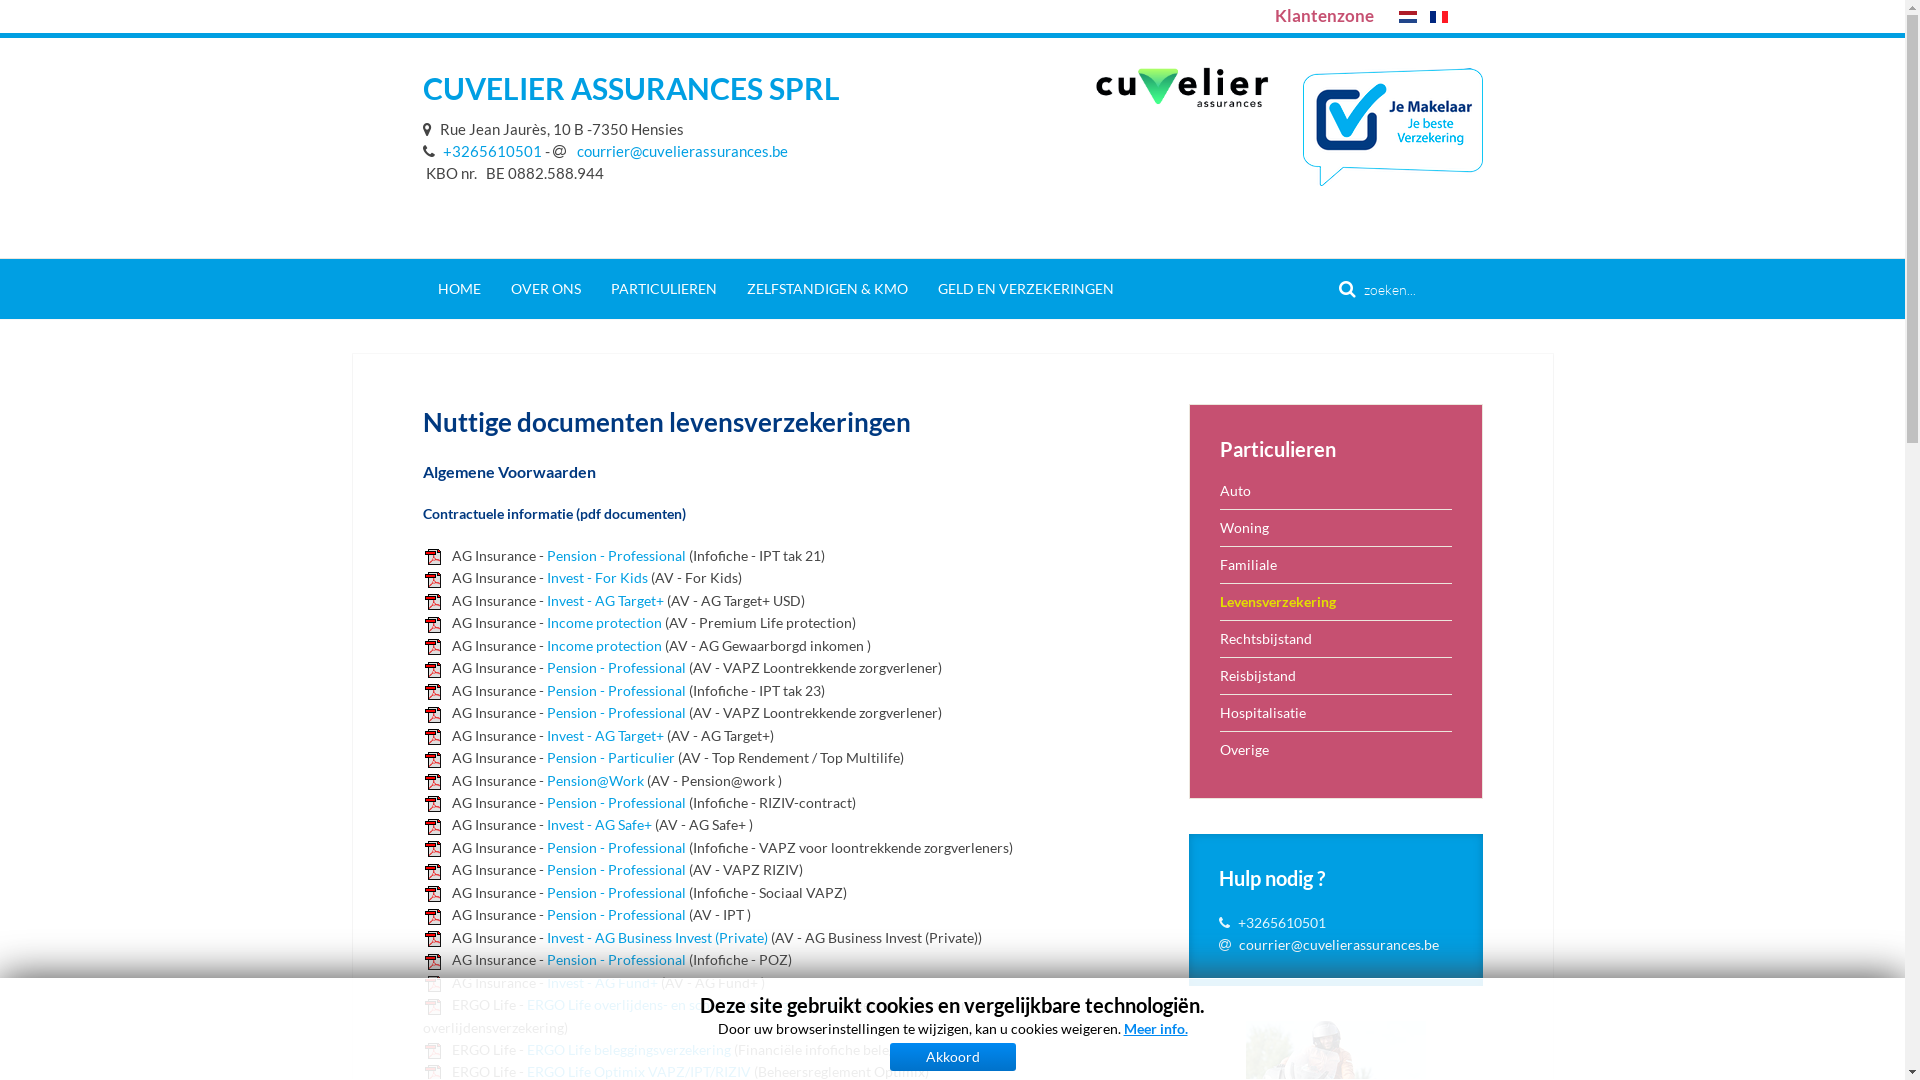  Describe the element at coordinates (546, 757) in the screenshot. I see `'Pension - Particulier'` at that location.